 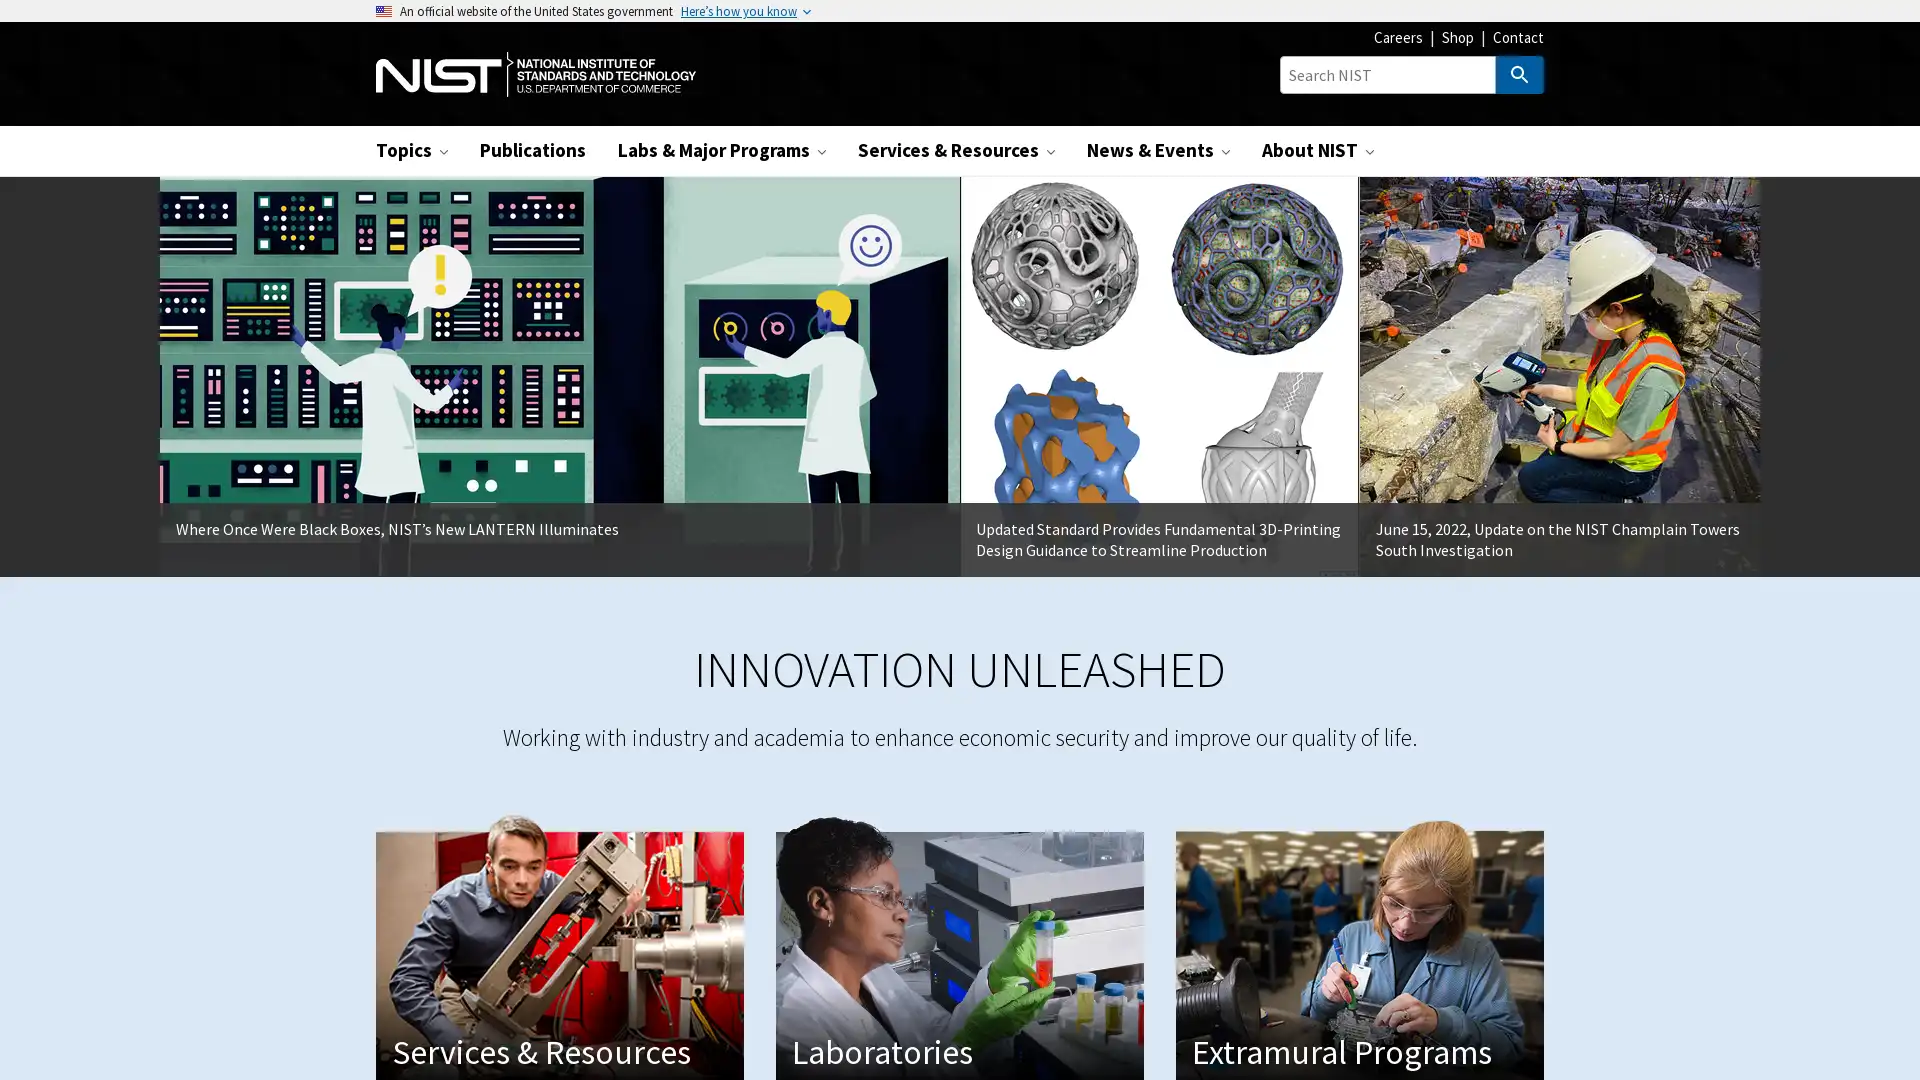 What do you see at coordinates (955, 149) in the screenshot?
I see `Services & Resources` at bounding box center [955, 149].